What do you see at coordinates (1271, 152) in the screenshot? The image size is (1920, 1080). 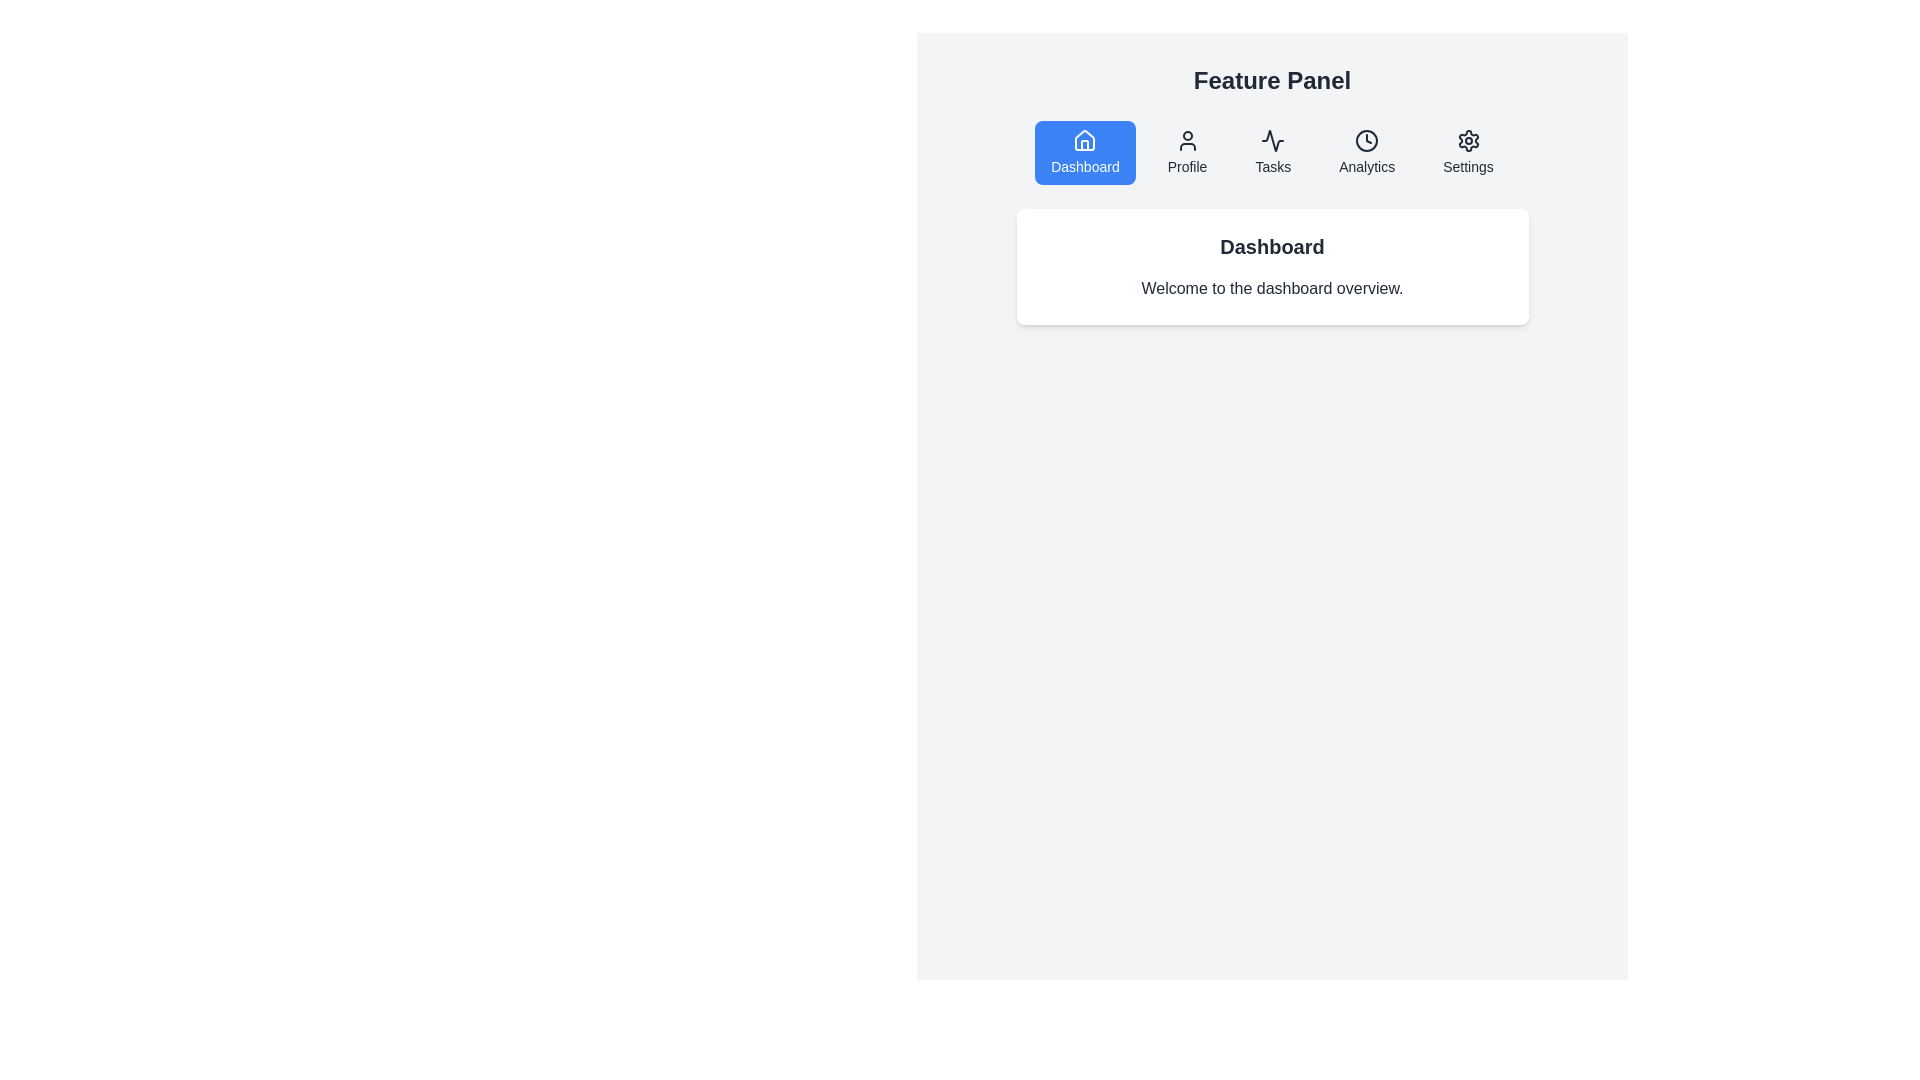 I see `the third menu item in the Navigation menu, located centrally under the 'Feature Panel' heading, to trigger interaction feedback` at bounding box center [1271, 152].